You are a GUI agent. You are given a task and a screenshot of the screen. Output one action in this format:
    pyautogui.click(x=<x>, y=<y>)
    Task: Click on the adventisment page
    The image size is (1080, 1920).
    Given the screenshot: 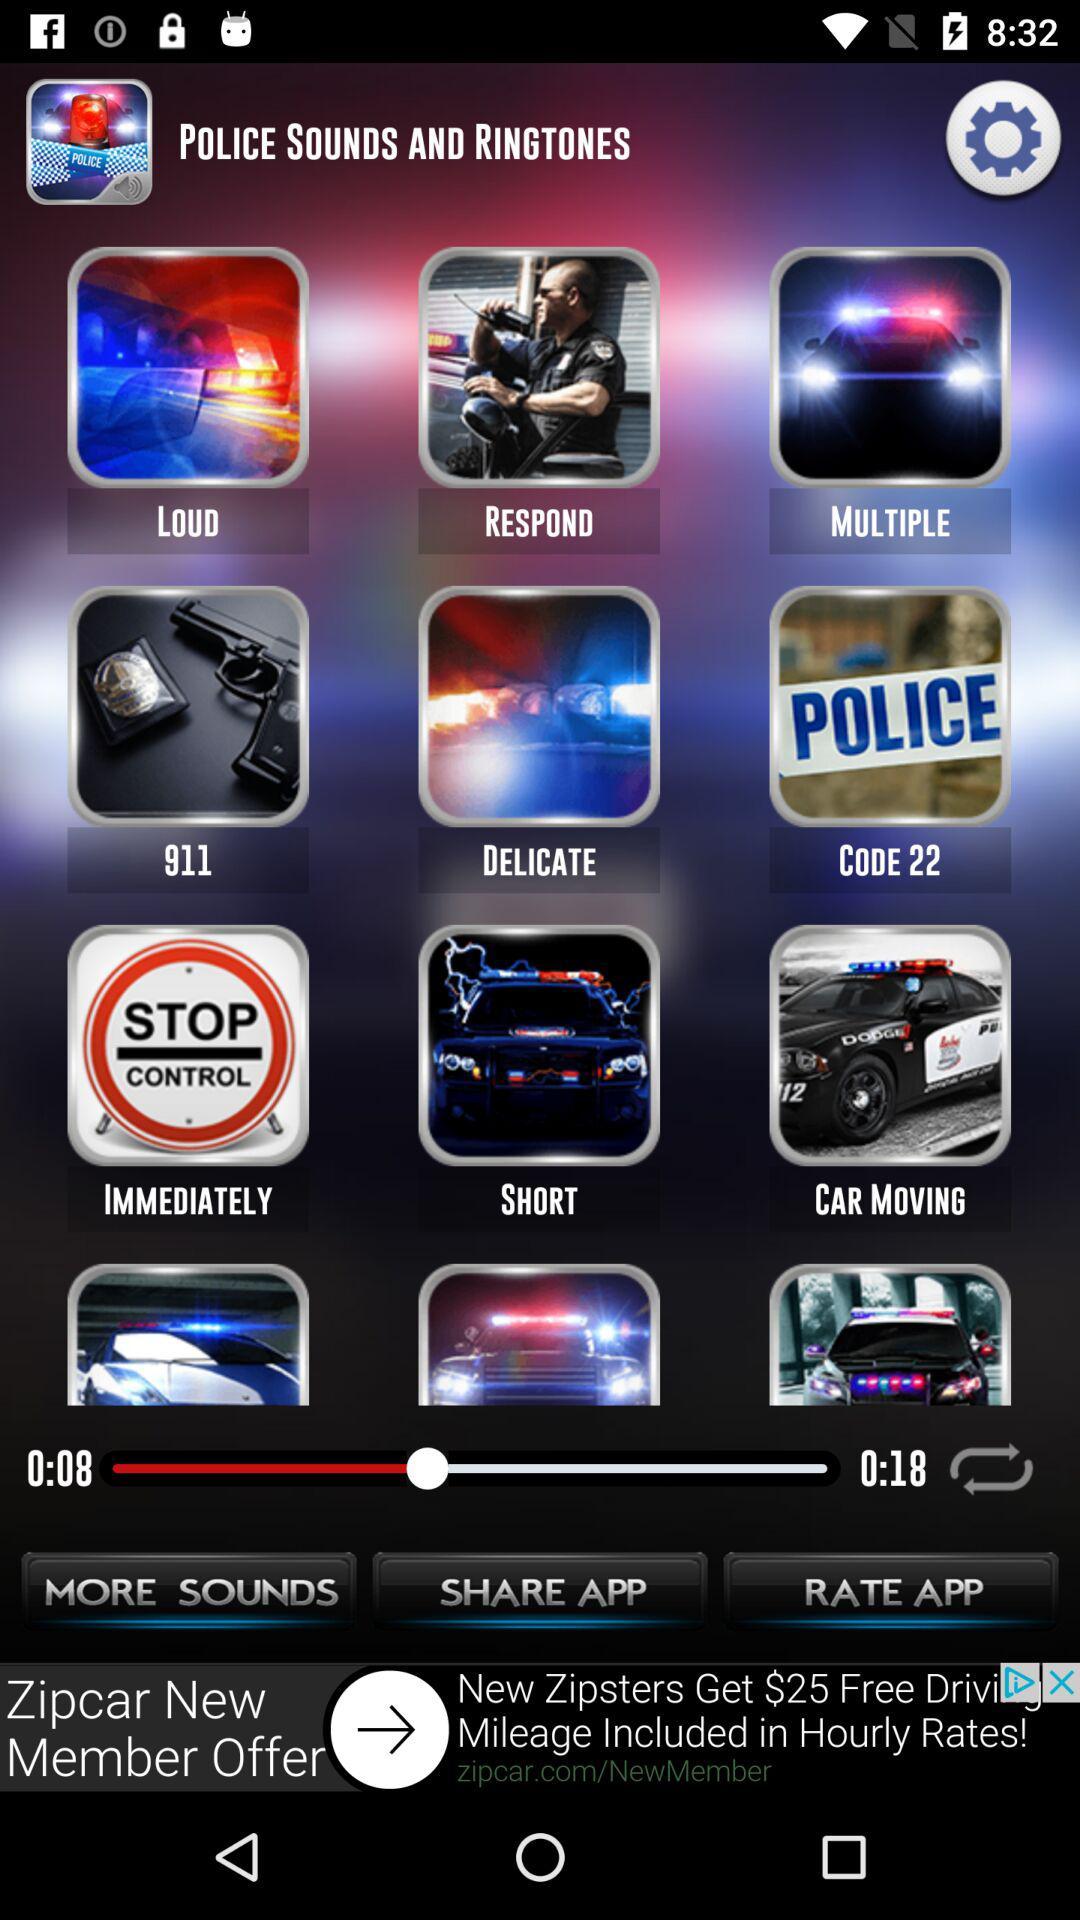 What is the action you would take?
    pyautogui.click(x=540, y=1727)
    